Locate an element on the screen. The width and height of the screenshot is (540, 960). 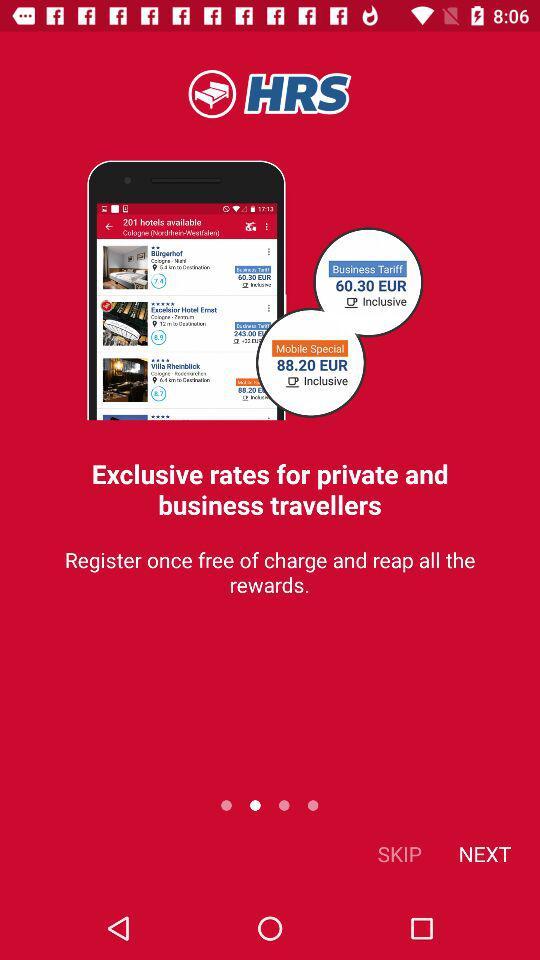
the icon to the right of the skip icon is located at coordinates (483, 852).